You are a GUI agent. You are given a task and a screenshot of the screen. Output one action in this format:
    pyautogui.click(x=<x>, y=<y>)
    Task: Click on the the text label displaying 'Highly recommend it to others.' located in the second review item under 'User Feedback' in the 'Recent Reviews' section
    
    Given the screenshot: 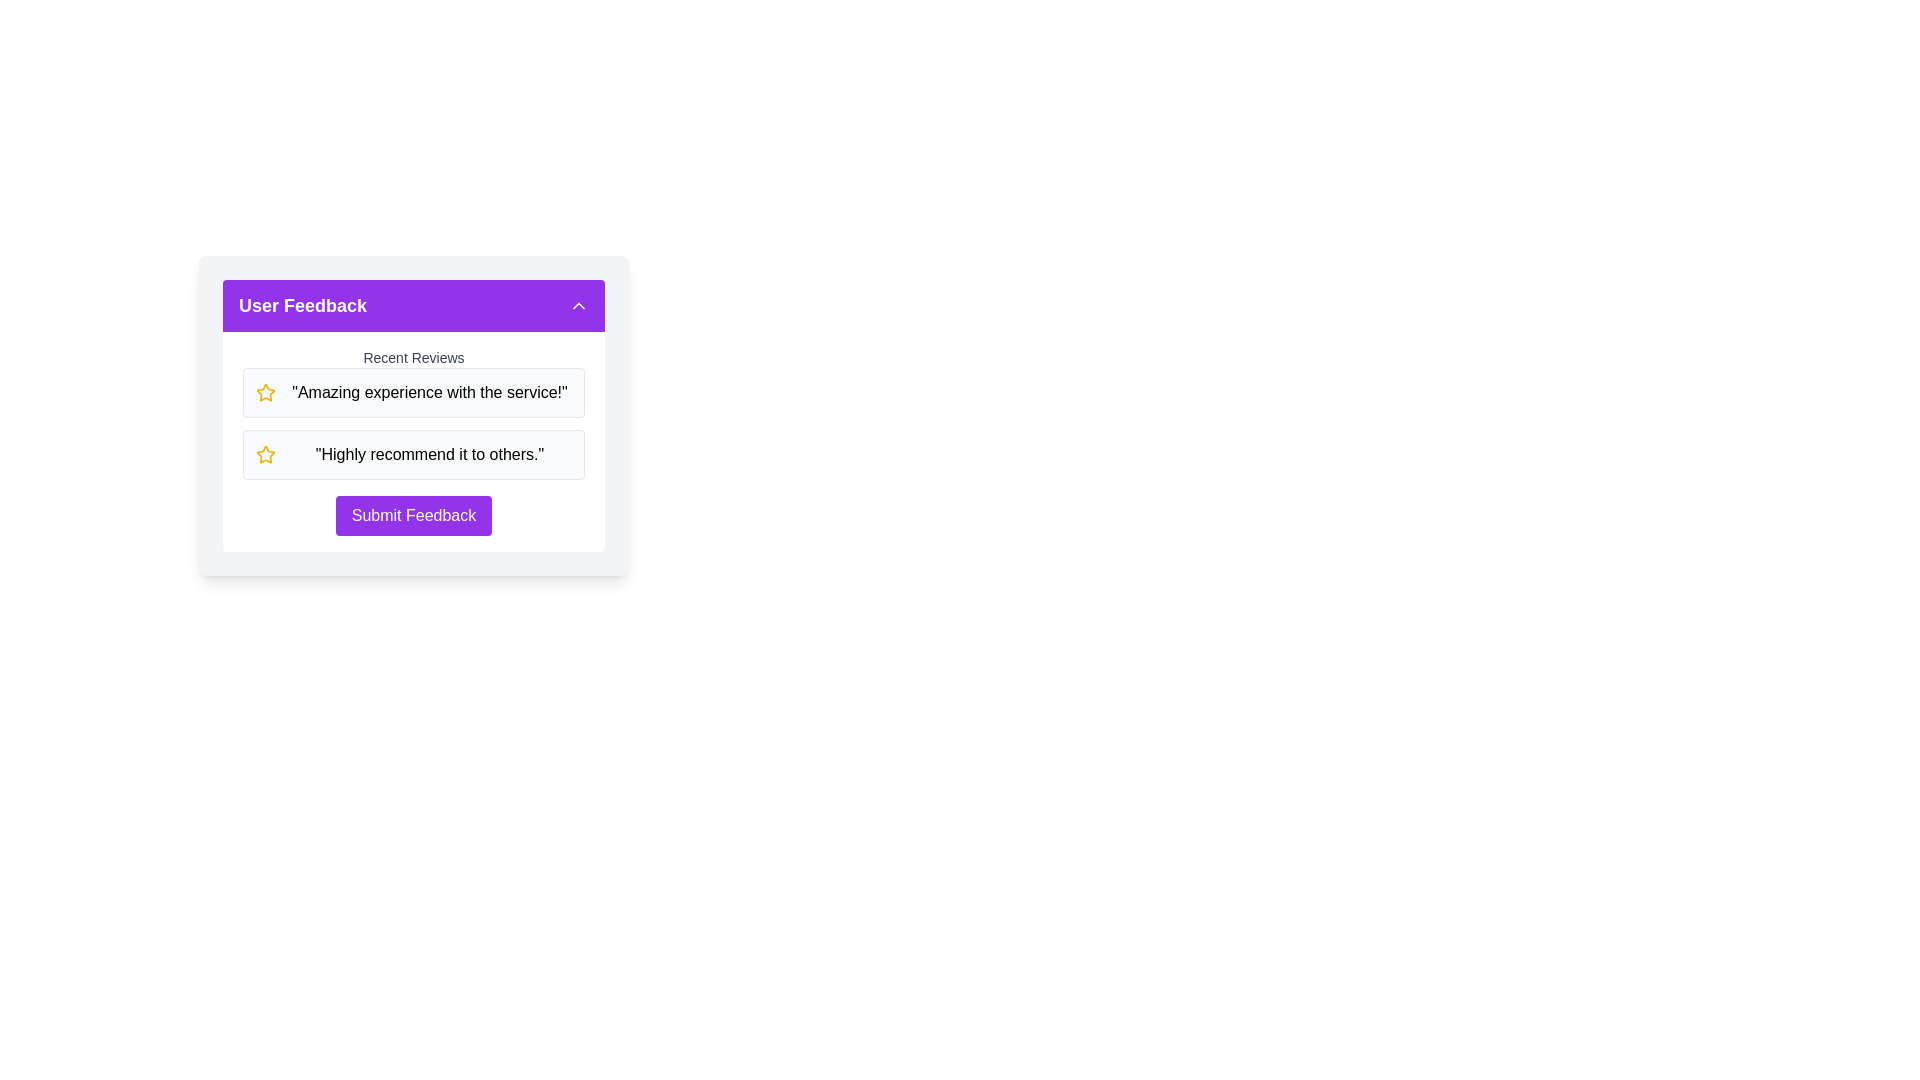 What is the action you would take?
    pyautogui.click(x=429, y=455)
    